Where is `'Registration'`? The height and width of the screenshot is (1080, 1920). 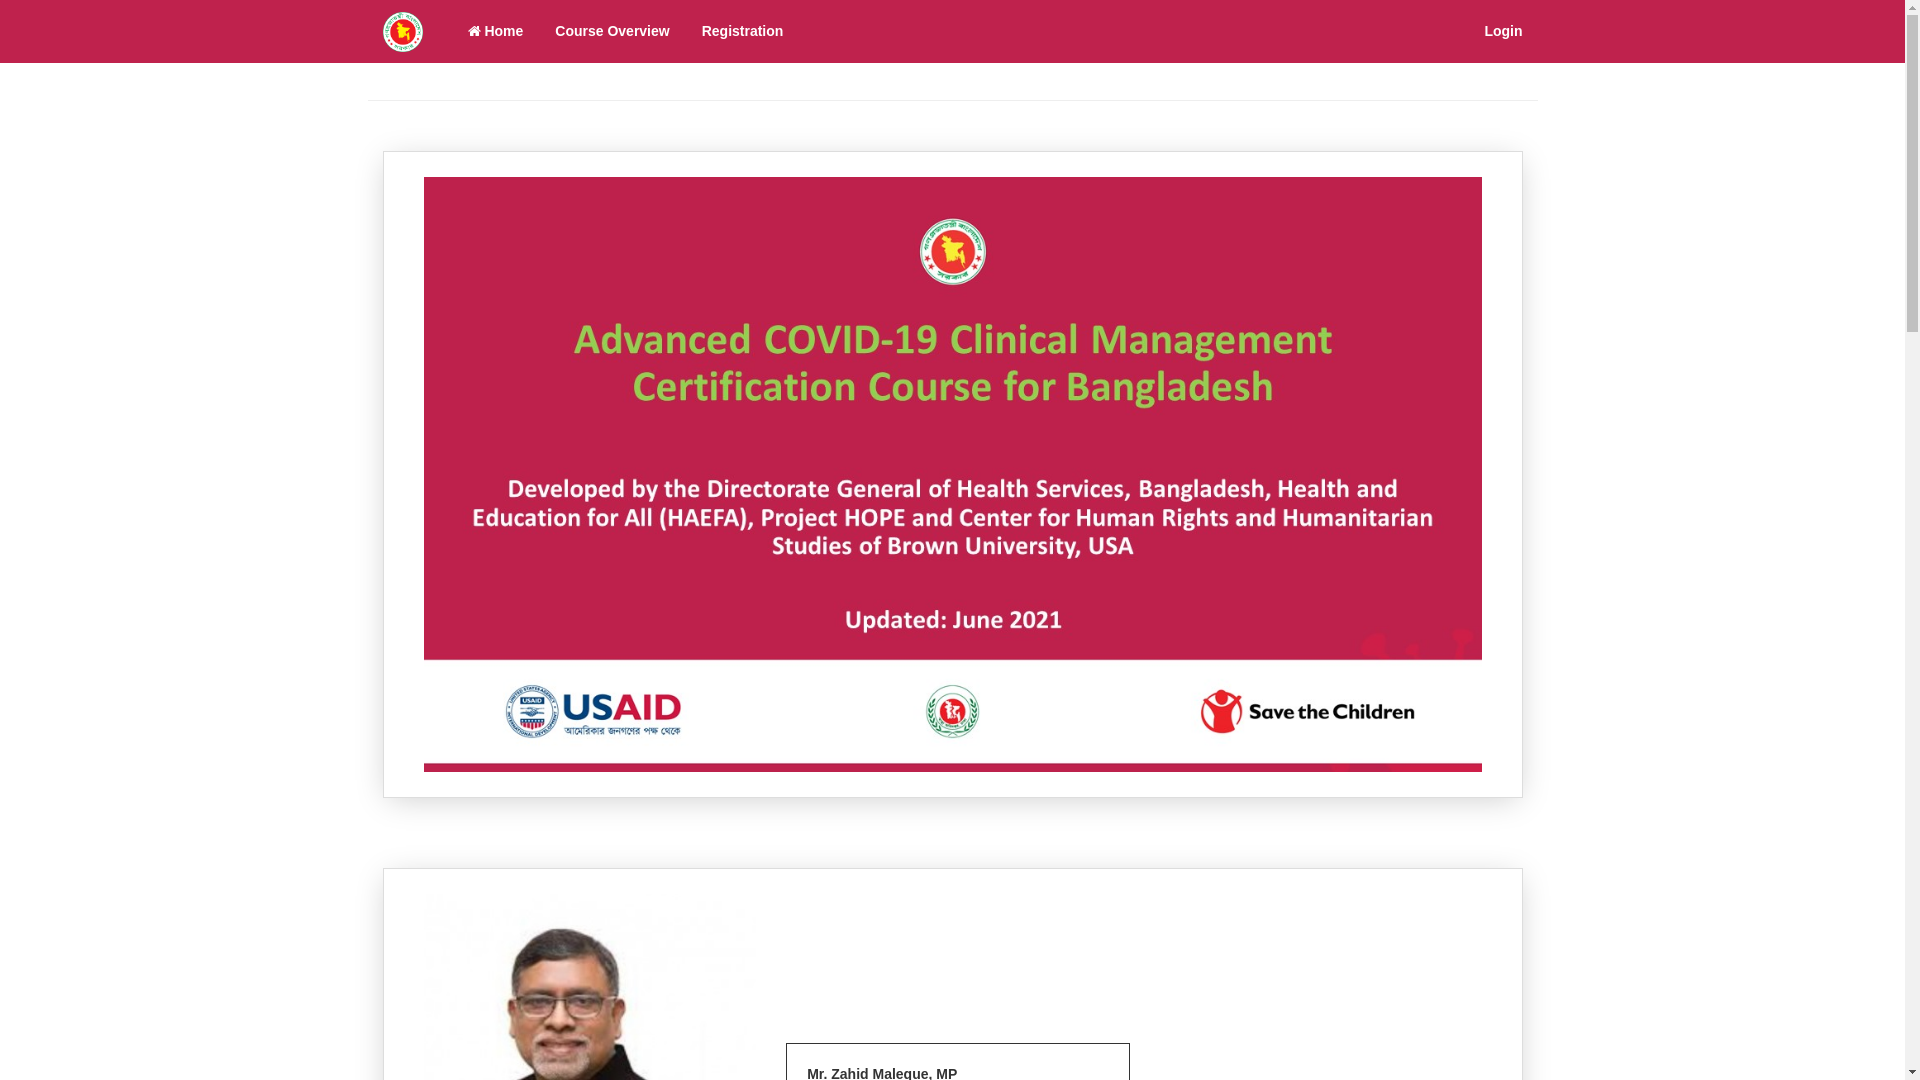 'Registration' is located at coordinates (742, 30).